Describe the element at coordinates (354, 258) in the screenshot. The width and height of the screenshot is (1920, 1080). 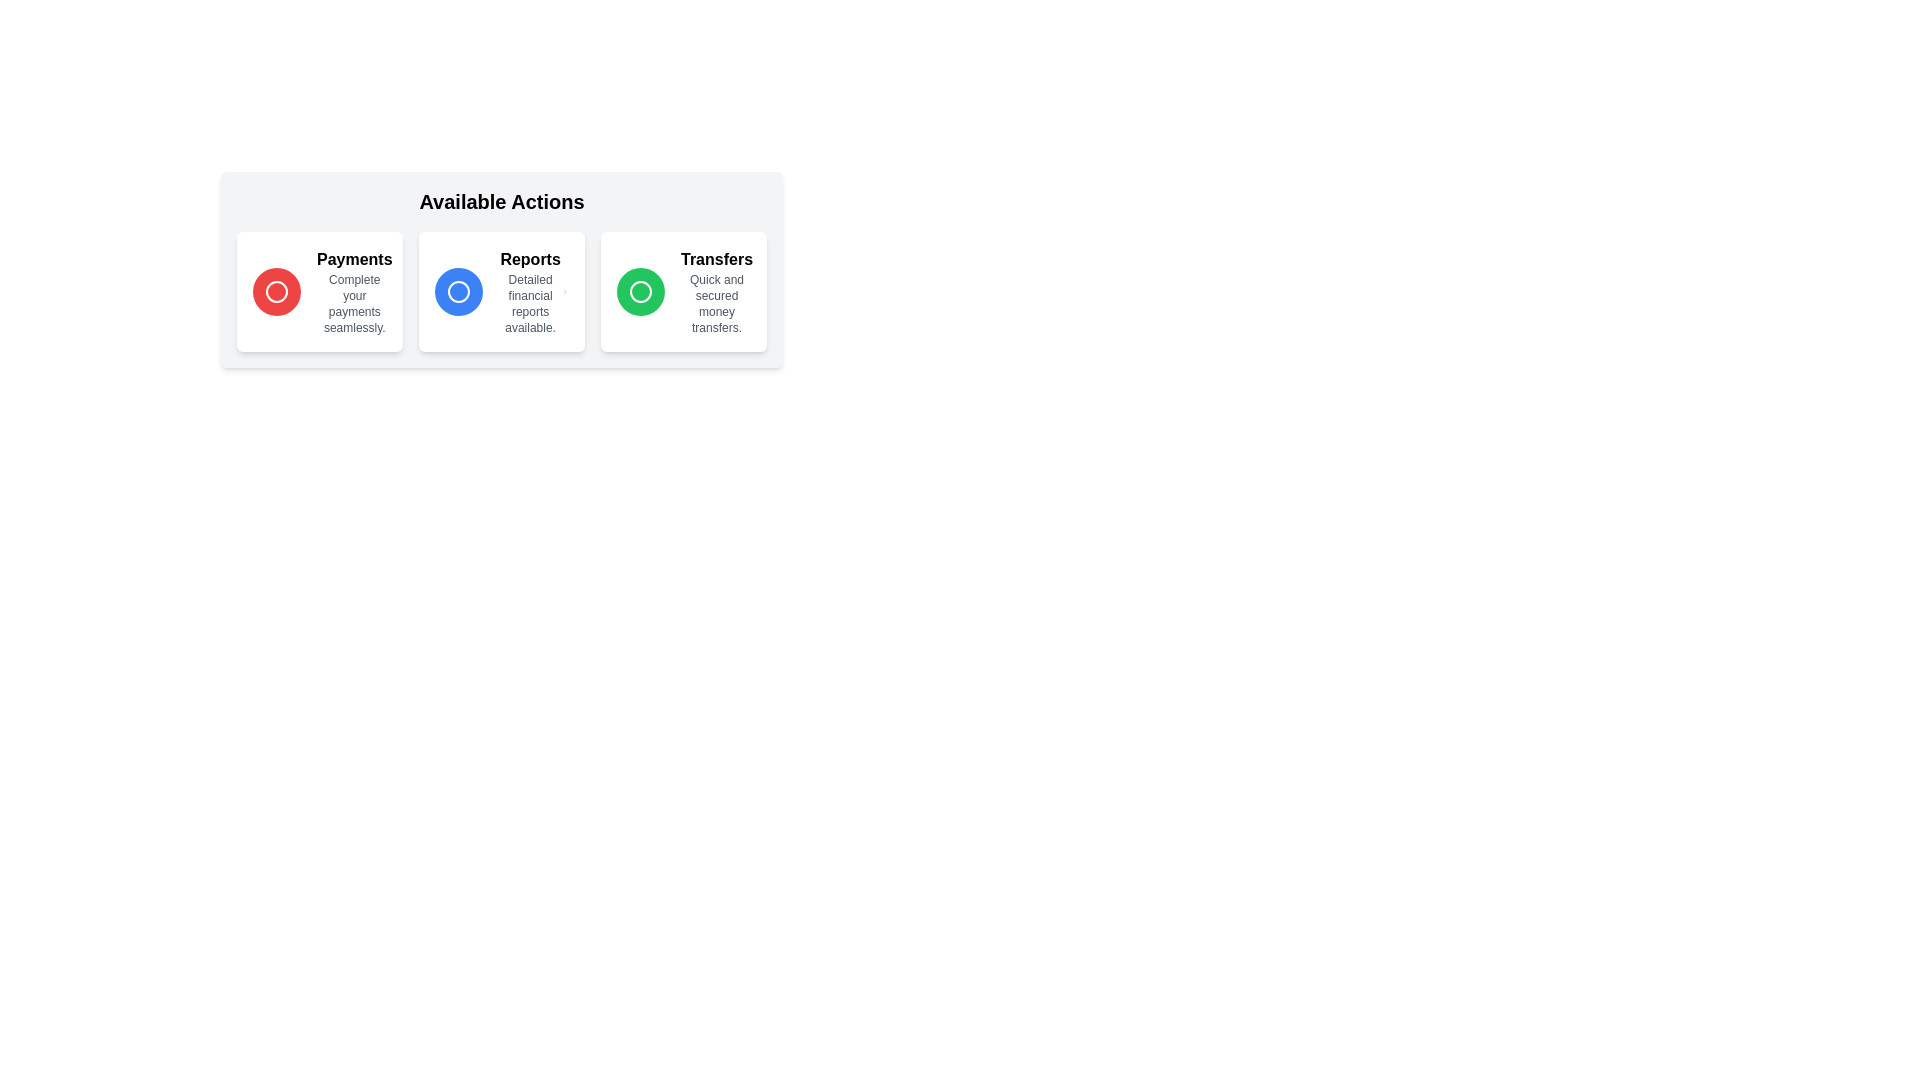
I see `the text label displaying 'Payments' in bold font, which is the title for the first card in a group of three horizontally arranged cards` at that location.